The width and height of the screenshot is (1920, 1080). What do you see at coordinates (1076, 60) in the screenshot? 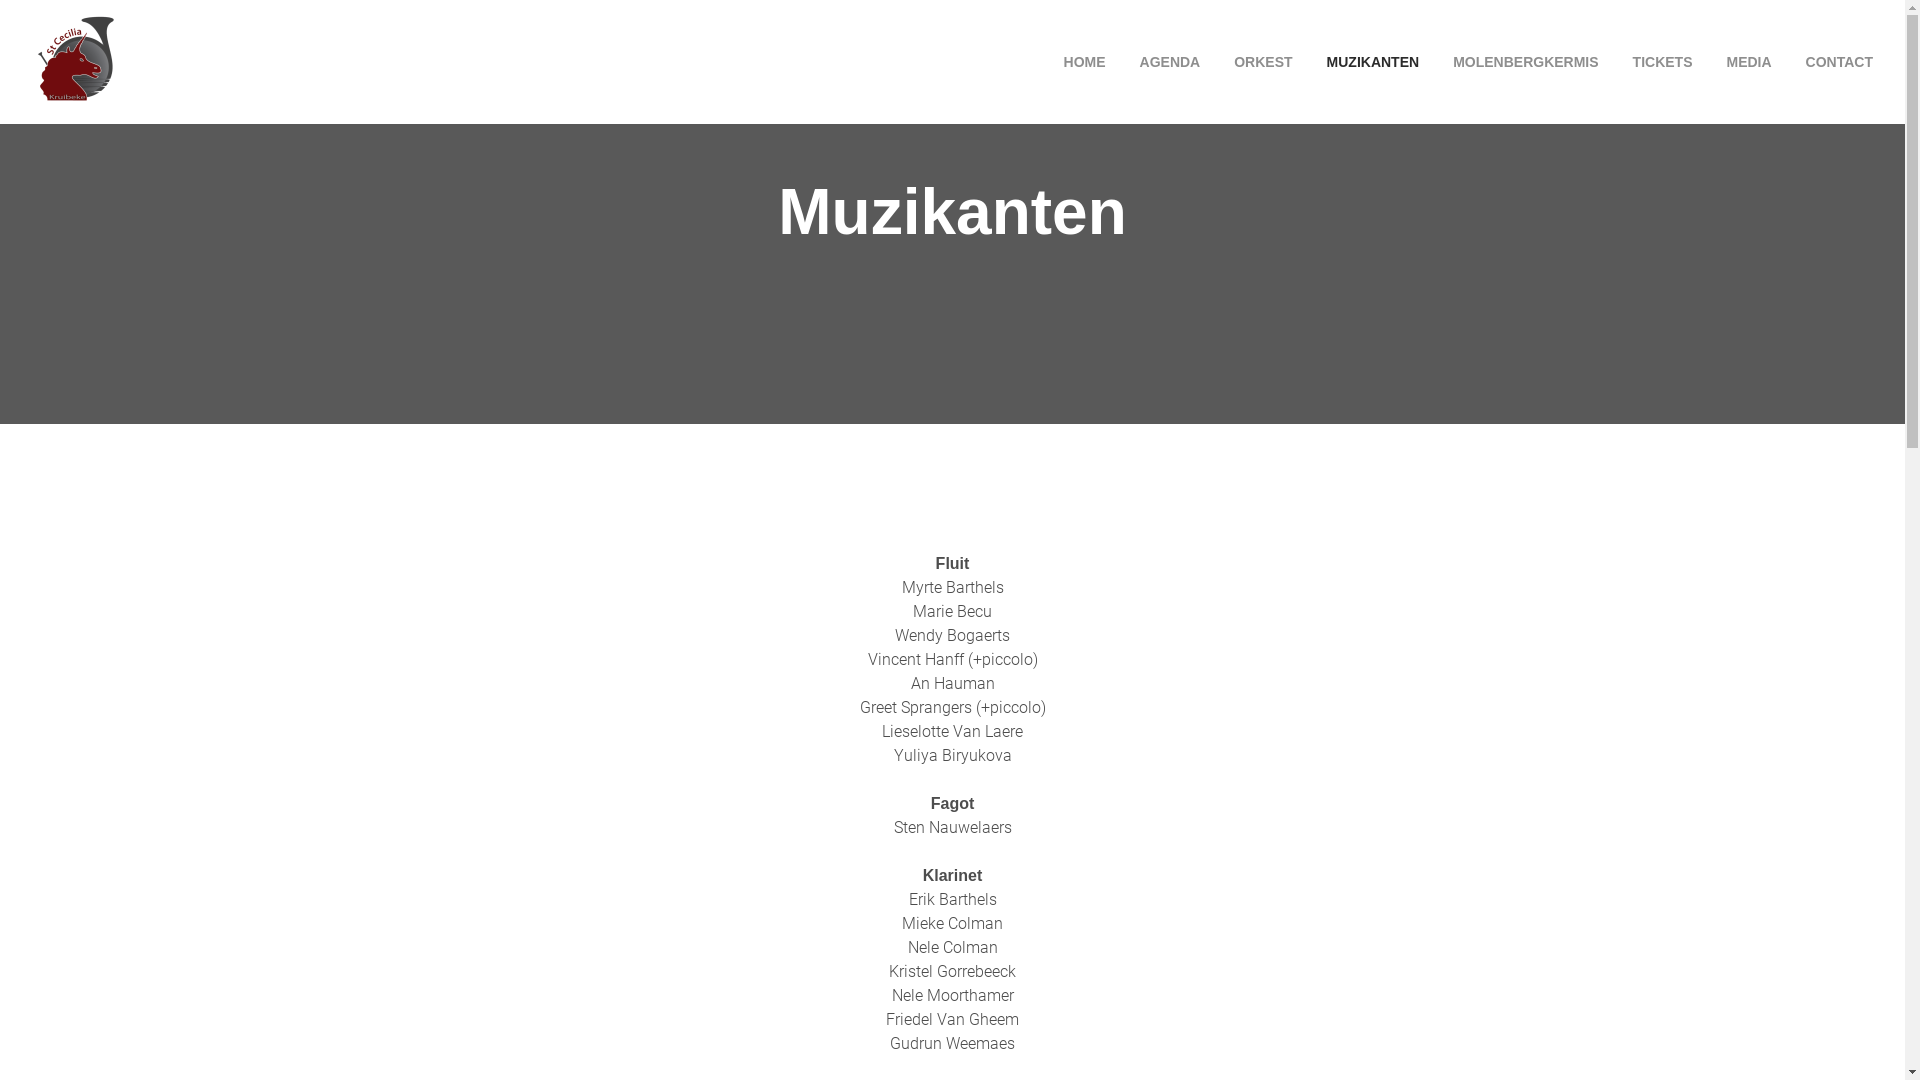
I see `'HOME'` at bounding box center [1076, 60].